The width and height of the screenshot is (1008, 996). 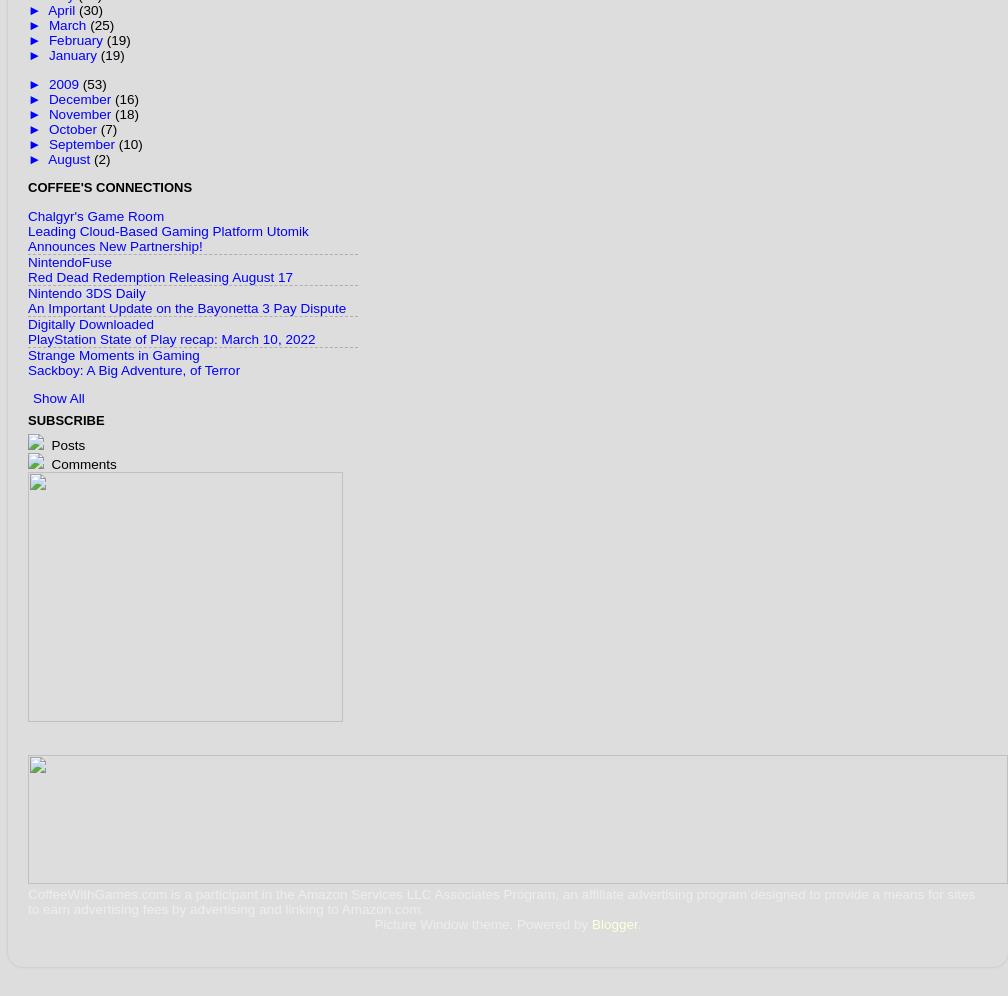 I want to click on 'An Important Update on the Bayonetta 3 Pay Dispute', so click(x=186, y=306).